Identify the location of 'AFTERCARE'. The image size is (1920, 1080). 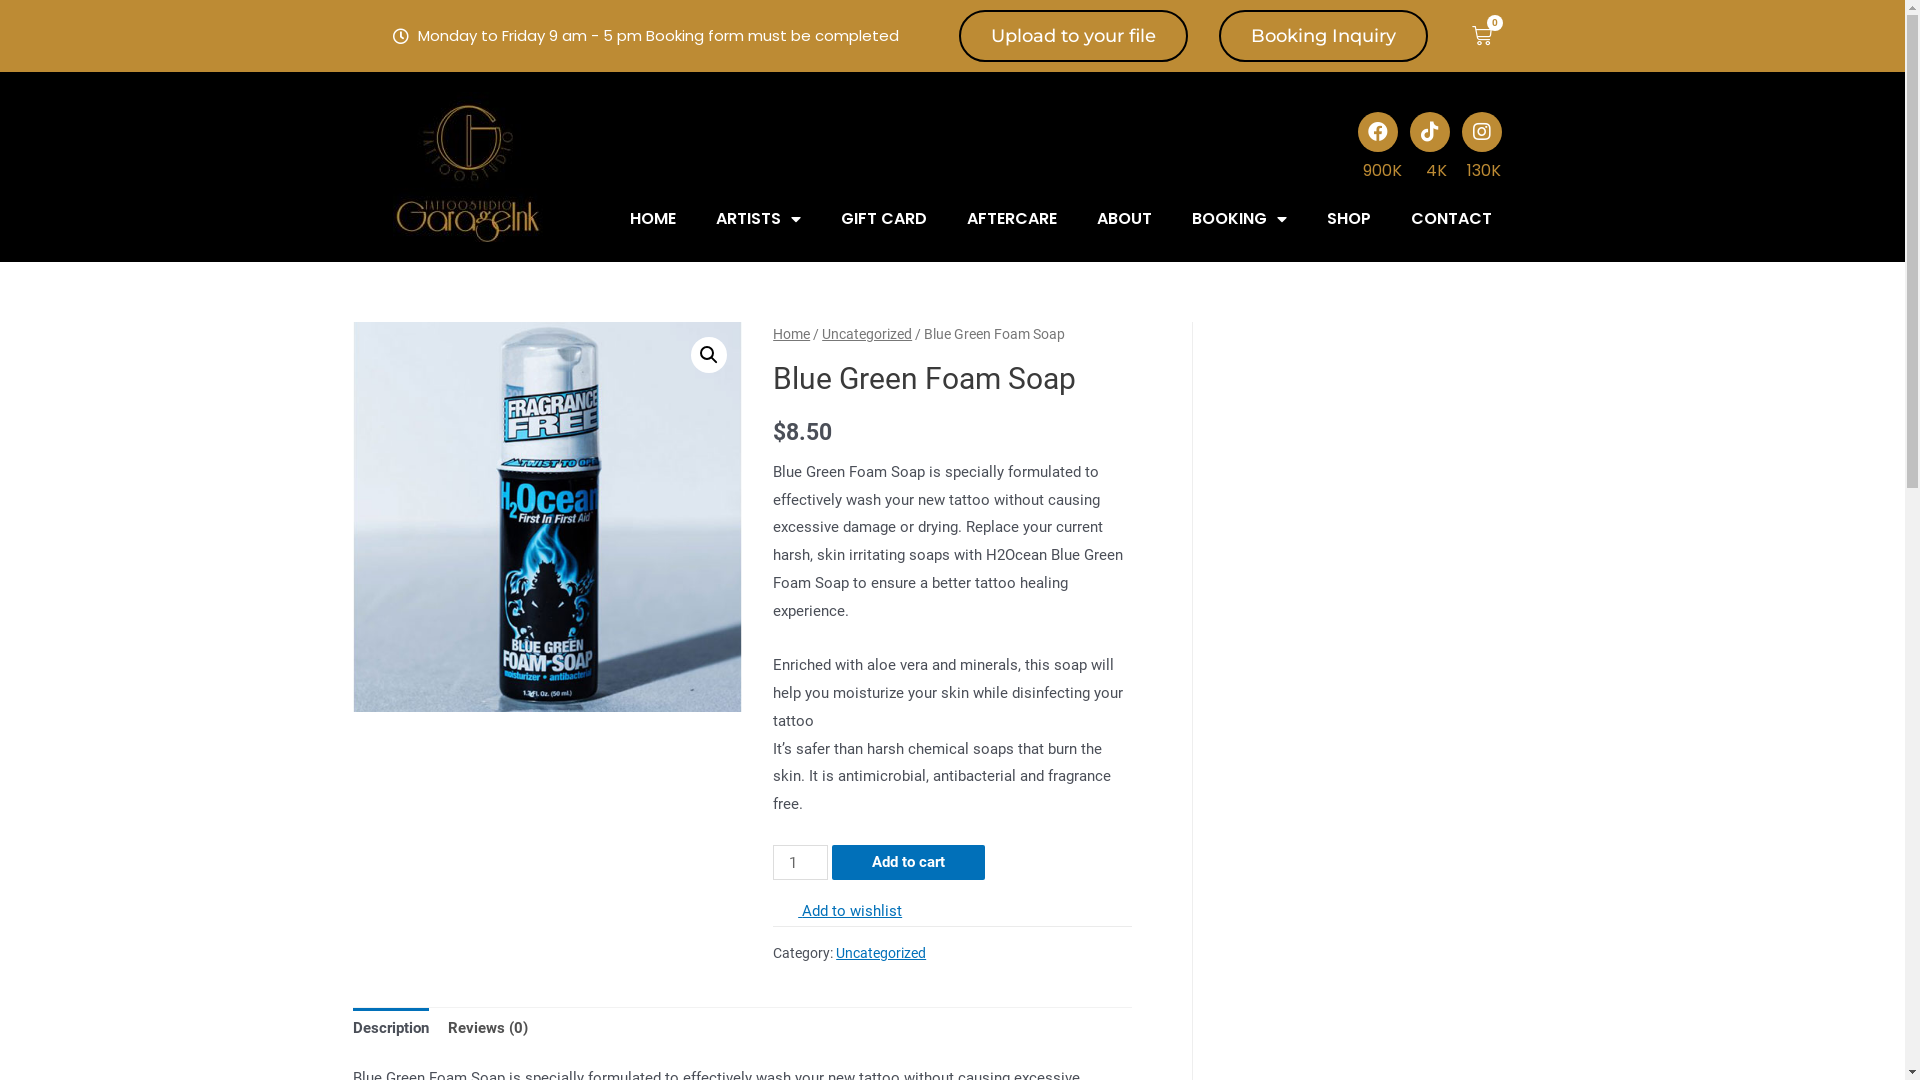
(945, 219).